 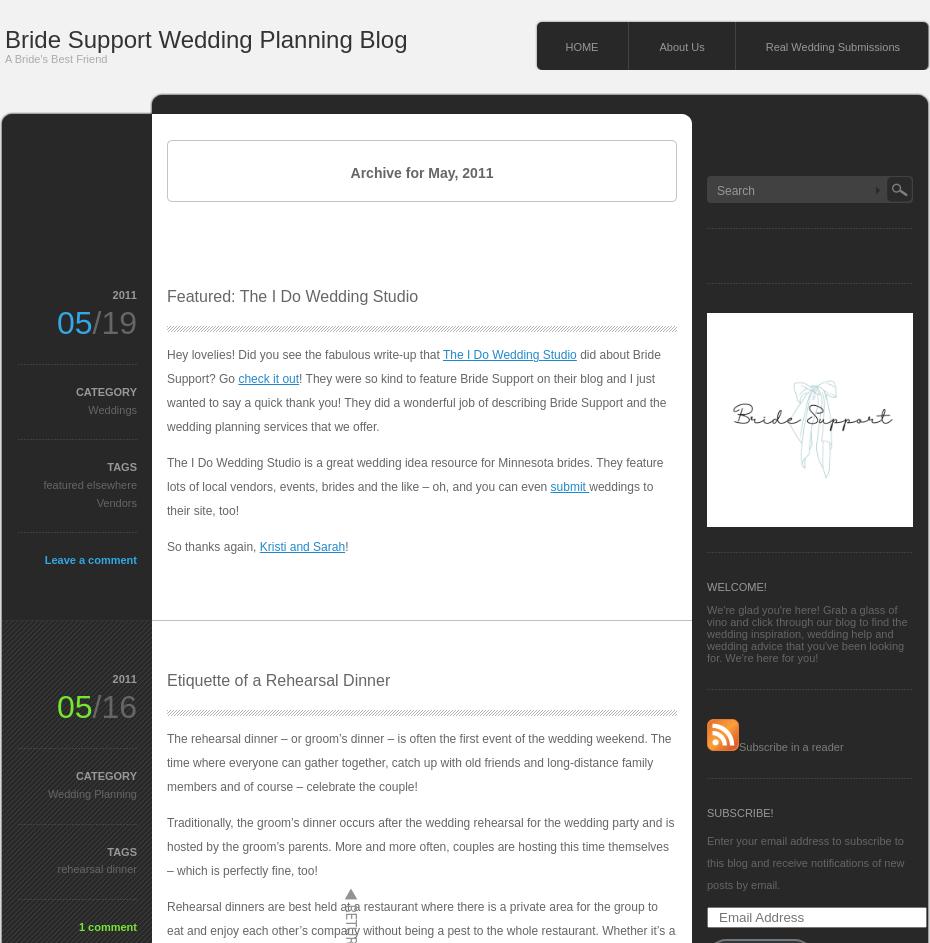 What do you see at coordinates (166, 762) in the screenshot?
I see `'The rehearsal dinner – or groom’s dinner – is often the first event of the wedding weekend. The time where everyone can gather together, catch up with old friends and long-distance family members and of course – celebrate the couple!'` at bounding box center [166, 762].